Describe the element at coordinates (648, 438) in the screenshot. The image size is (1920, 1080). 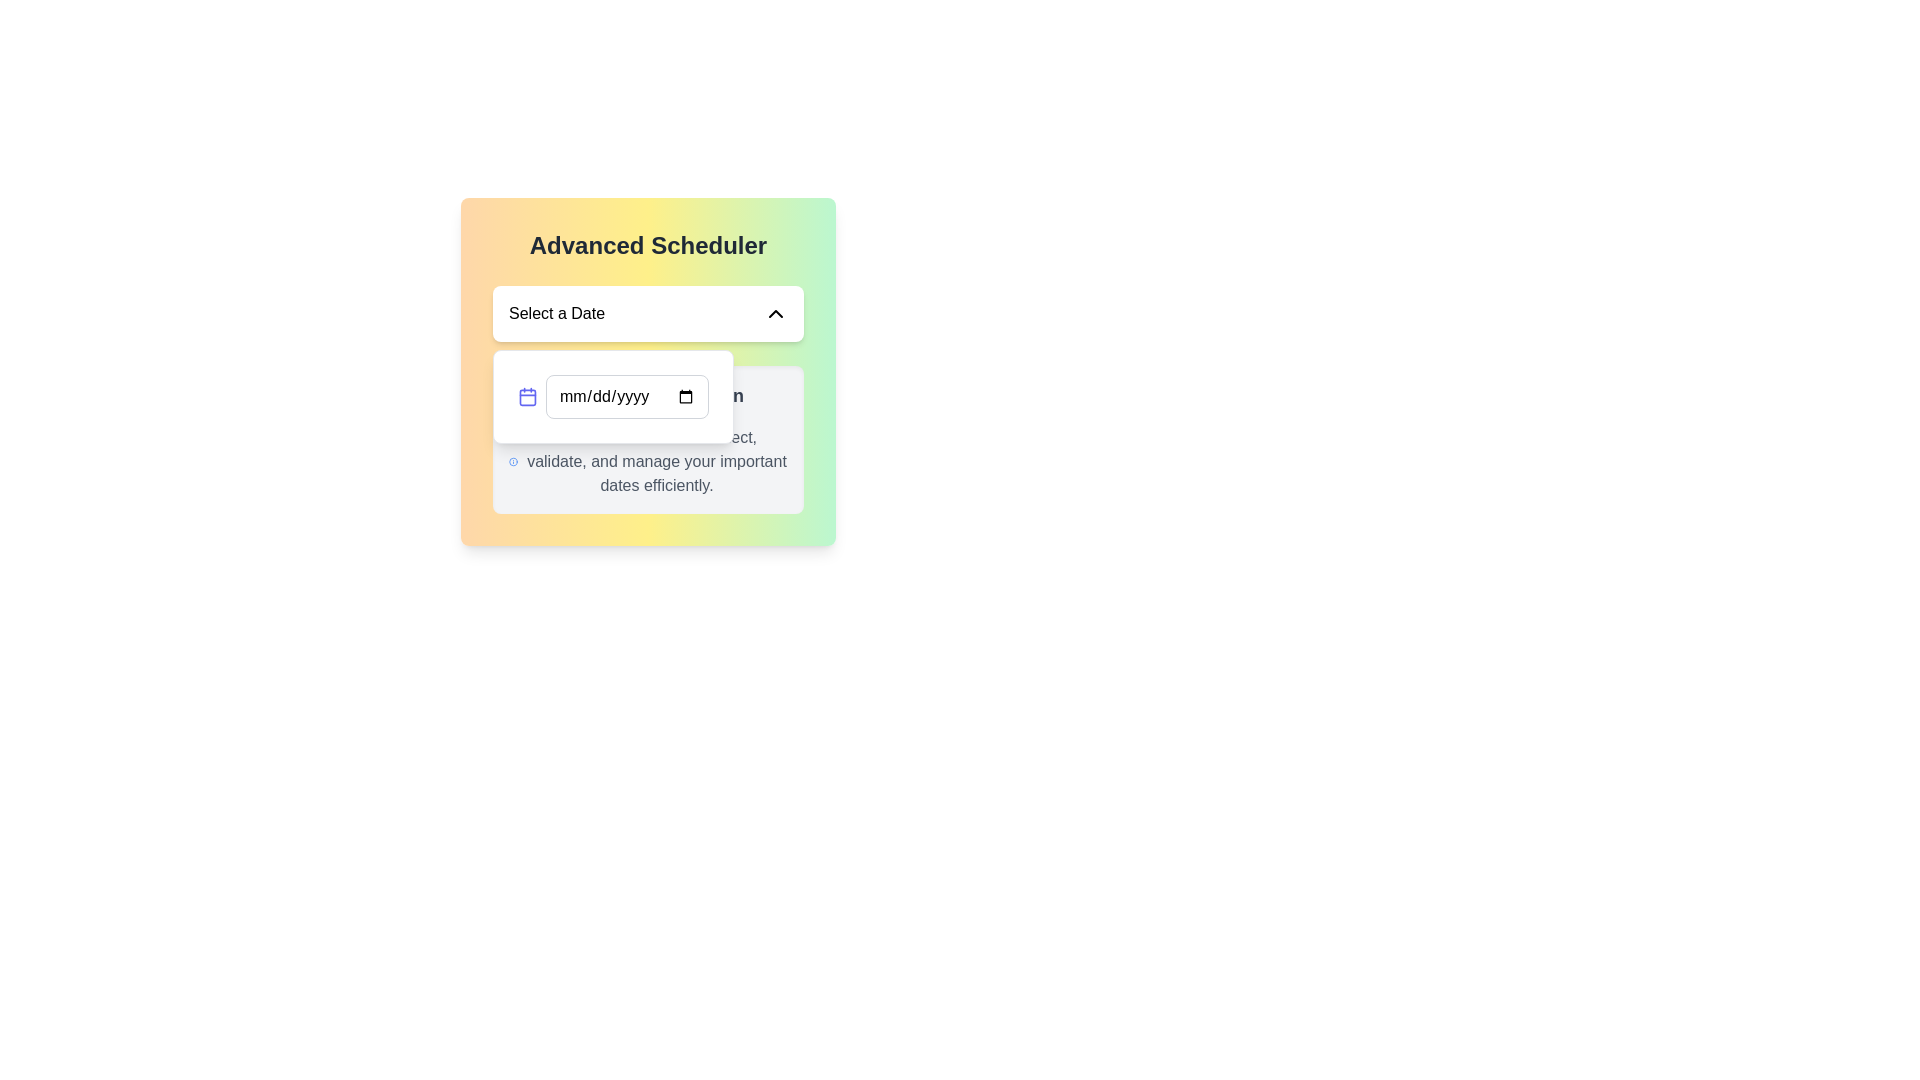
I see `the Informational Card that provides guidance on using the scheduler feature, located within the 'Advanced Scheduler' section beneath the 'Select a Date' input area` at that location.